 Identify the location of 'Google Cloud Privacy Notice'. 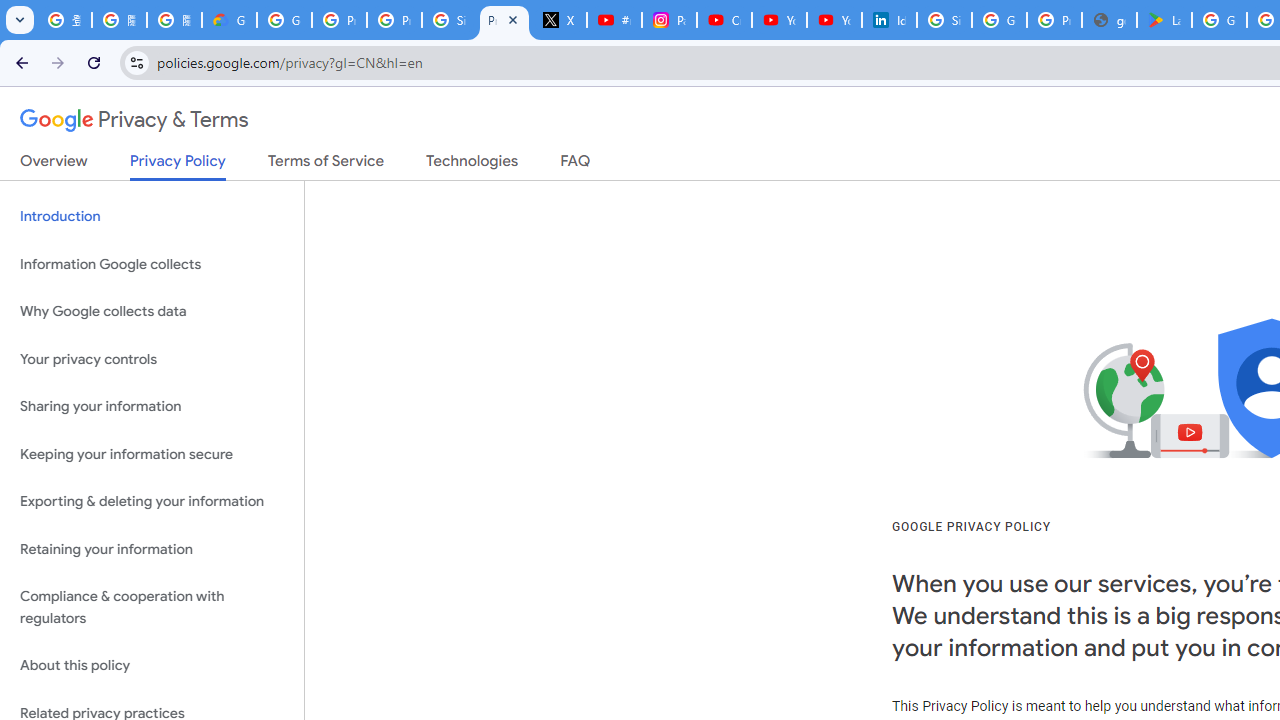
(229, 20).